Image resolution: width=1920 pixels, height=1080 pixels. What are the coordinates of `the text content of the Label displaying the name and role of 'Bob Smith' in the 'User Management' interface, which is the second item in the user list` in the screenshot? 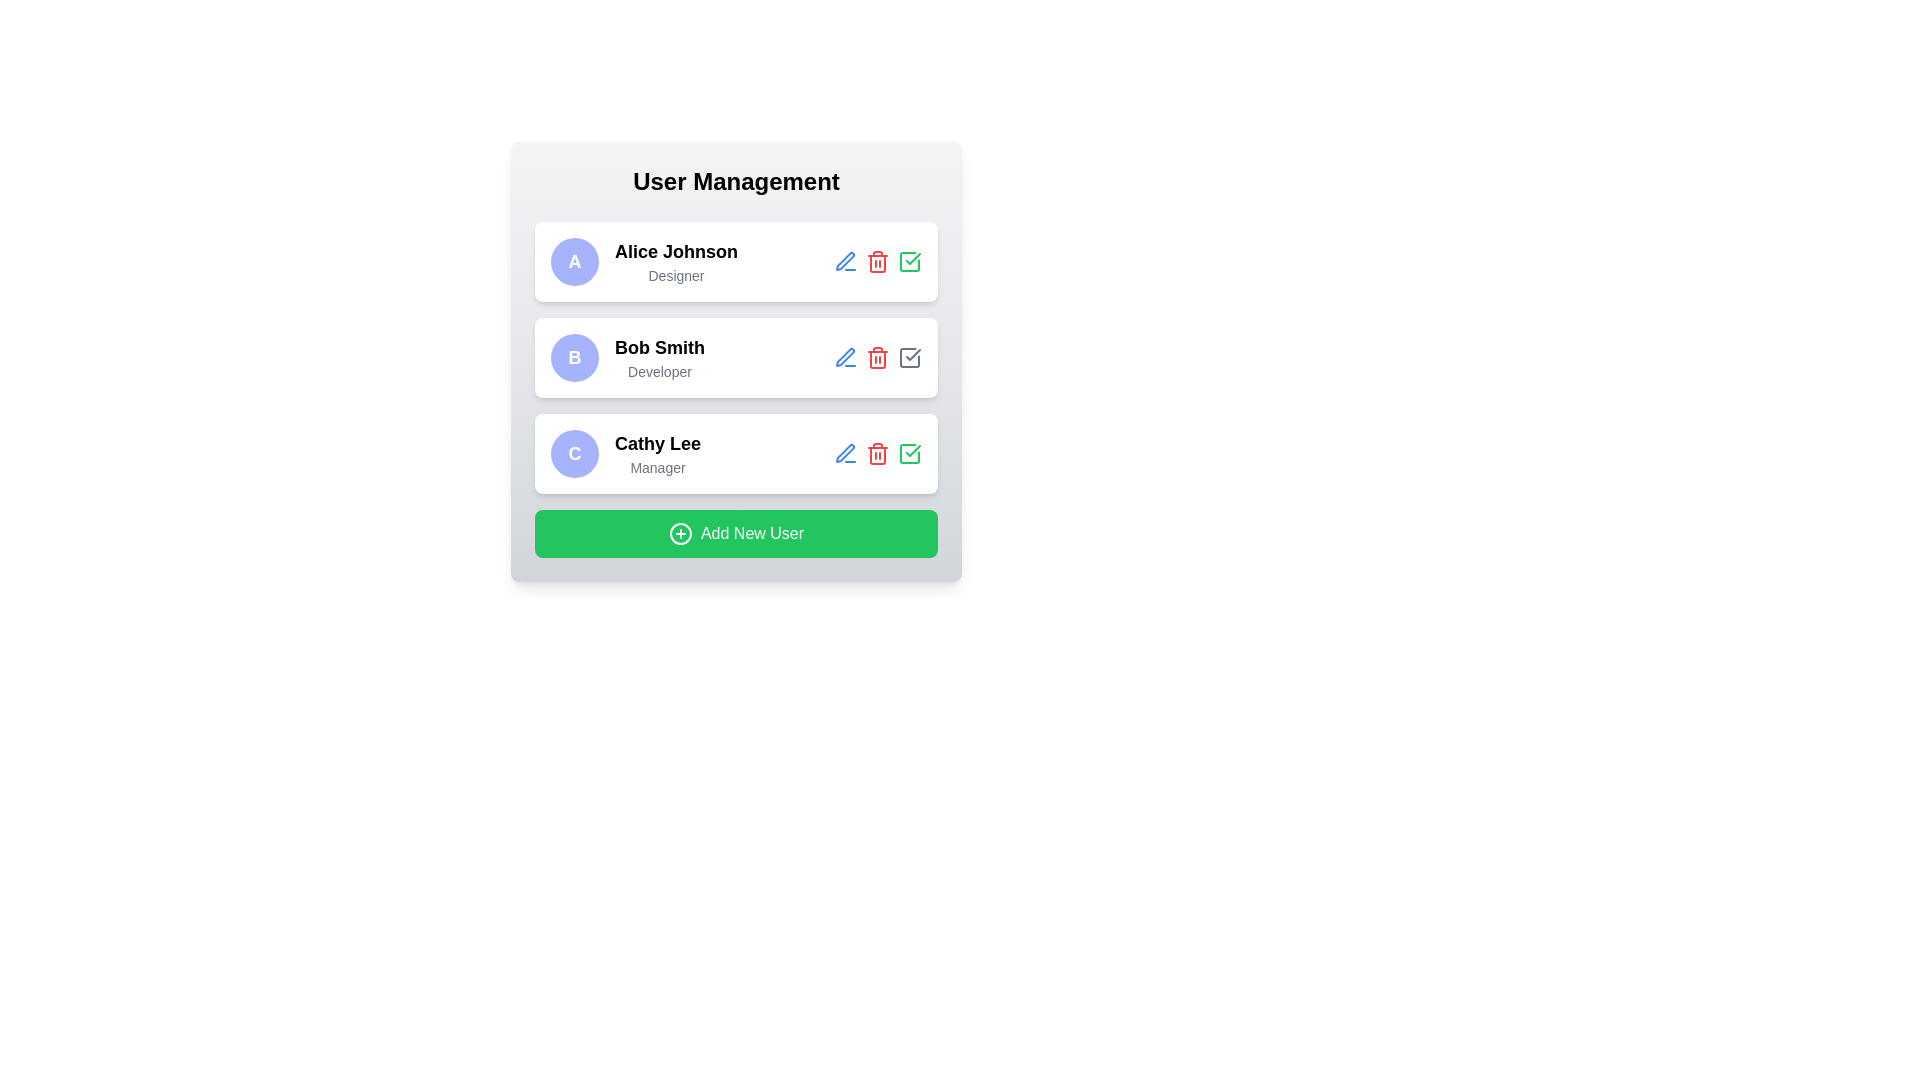 It's located at (660, 357).